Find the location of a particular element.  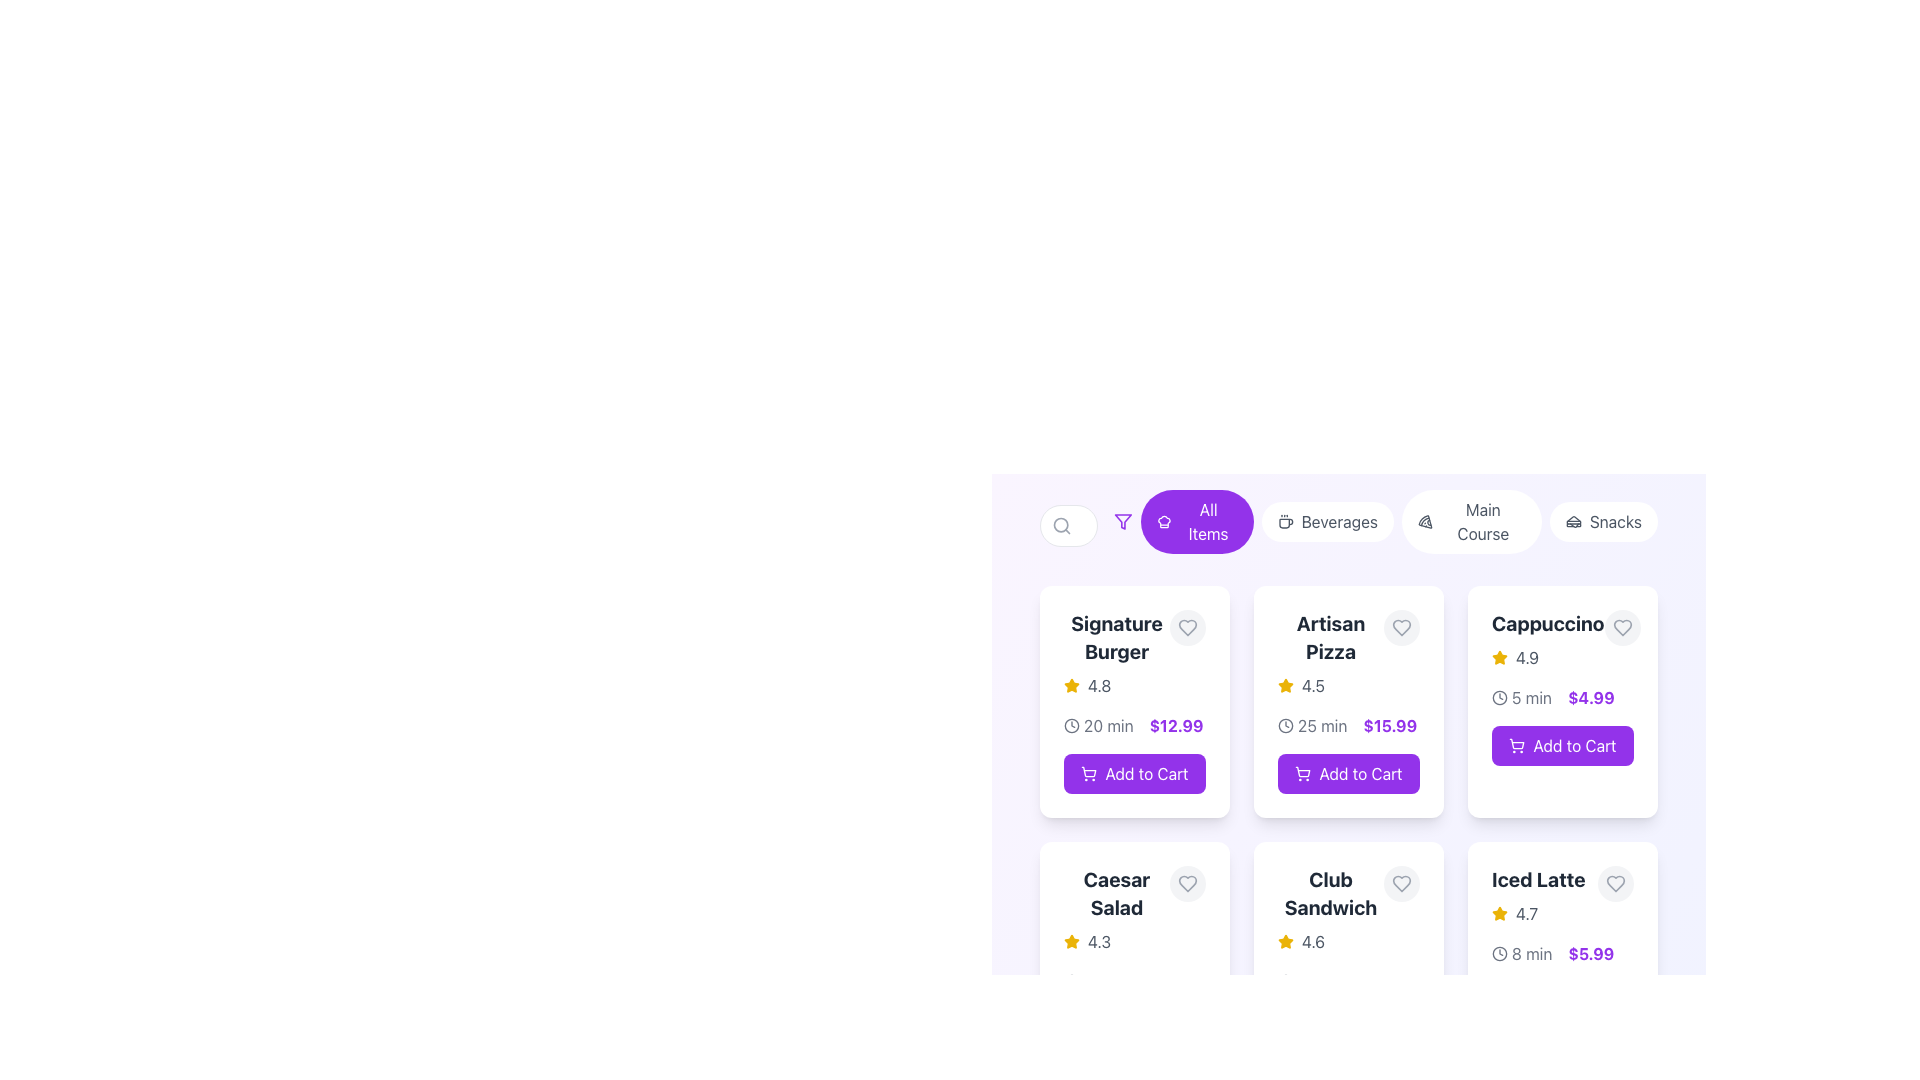

the heart icon embedded in the button located in the top-right corner of the Cappuccino card to mark the associated menu item as a favorite is located at coordinates (1622, 627).